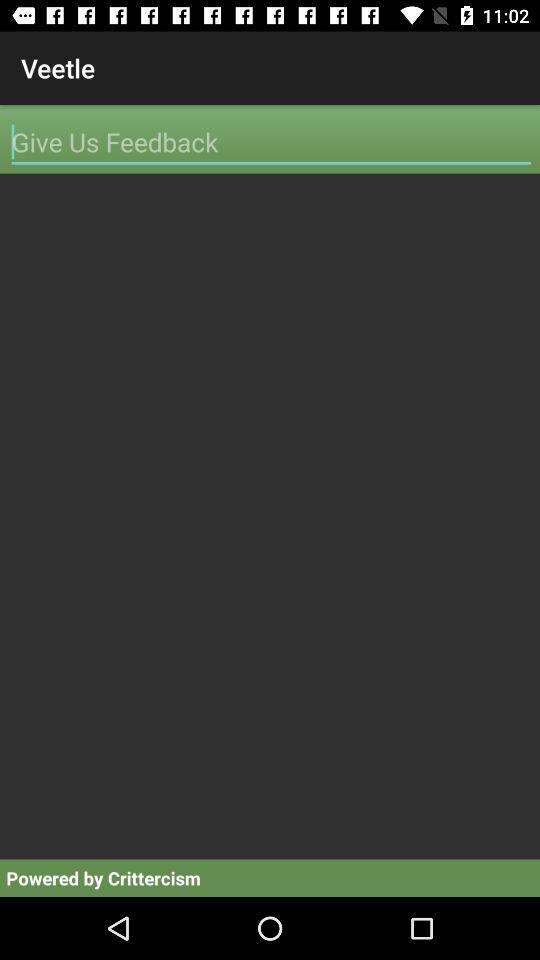 This screenshot has height=960, width=540. I want to click on feedback, so click(270, 141).